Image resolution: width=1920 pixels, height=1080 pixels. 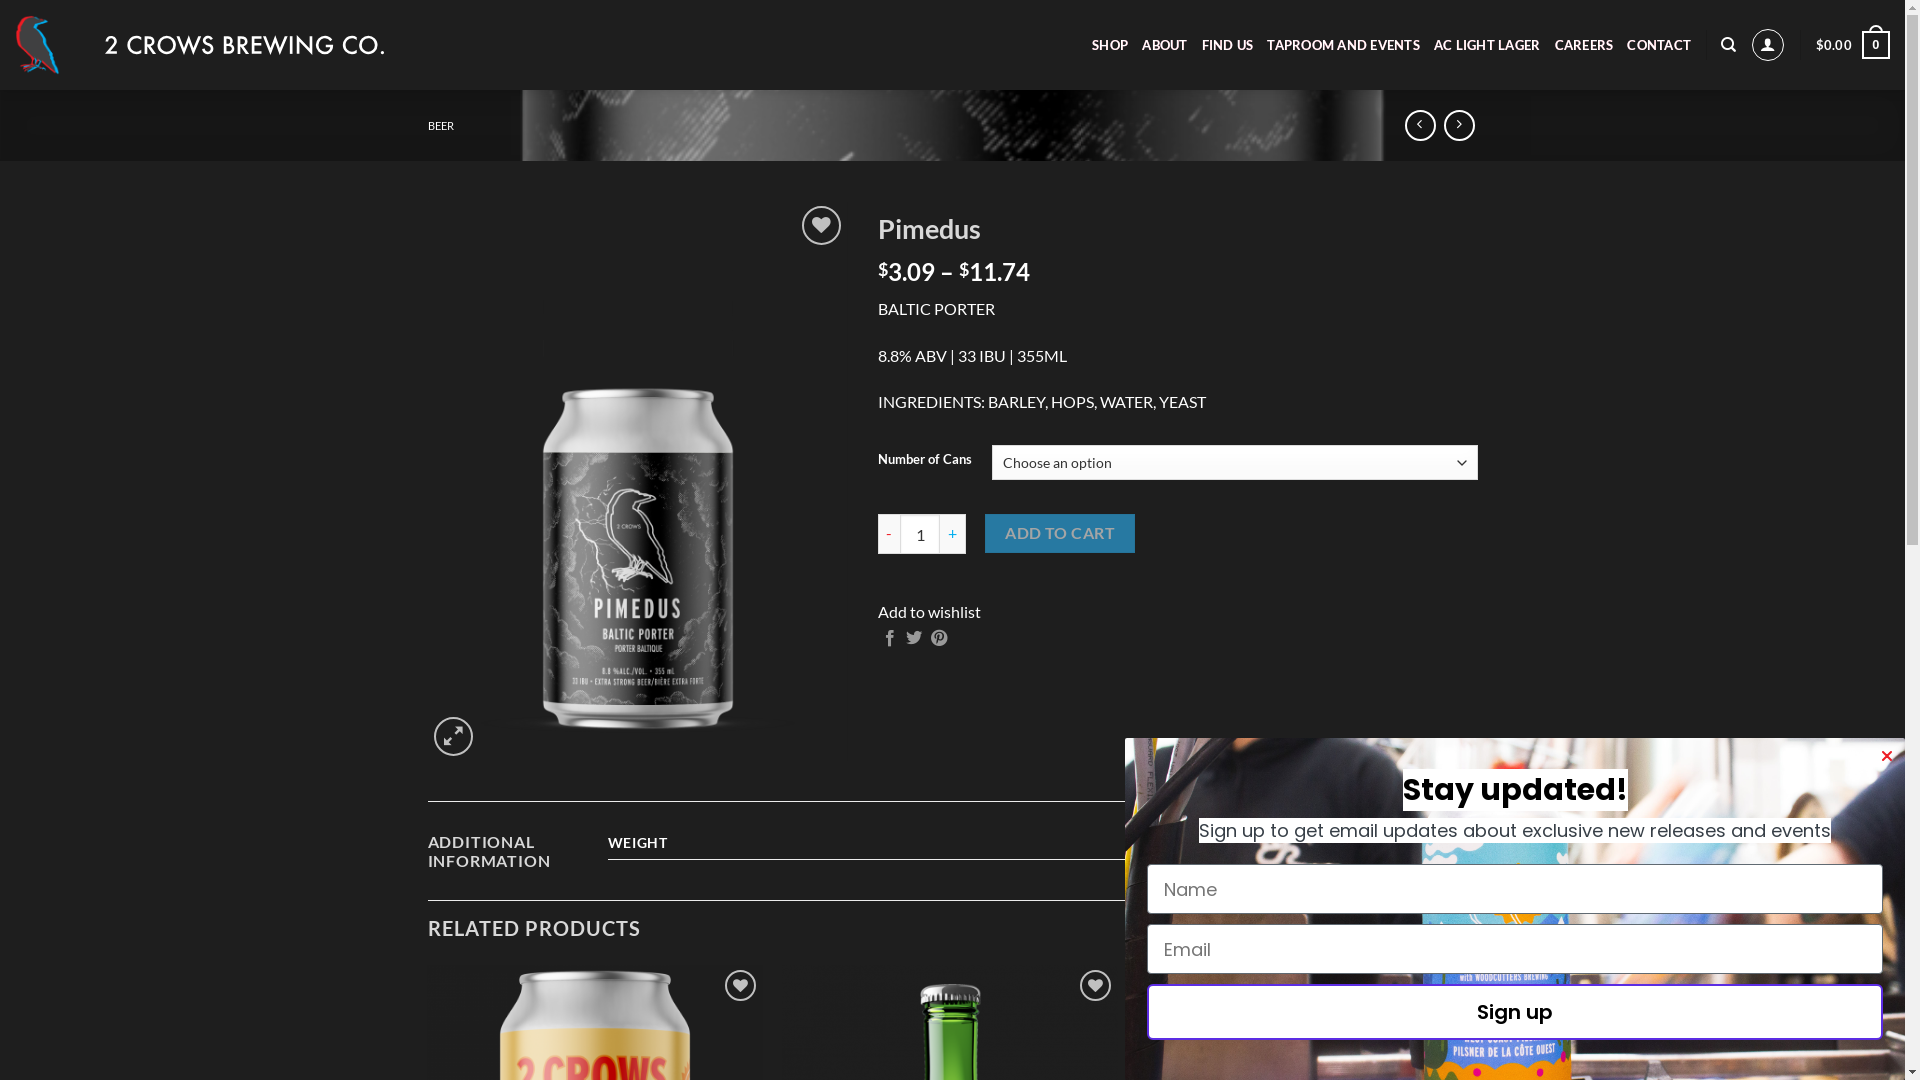 I want to click on 'ABOUT', so click(x=1164, y=45).